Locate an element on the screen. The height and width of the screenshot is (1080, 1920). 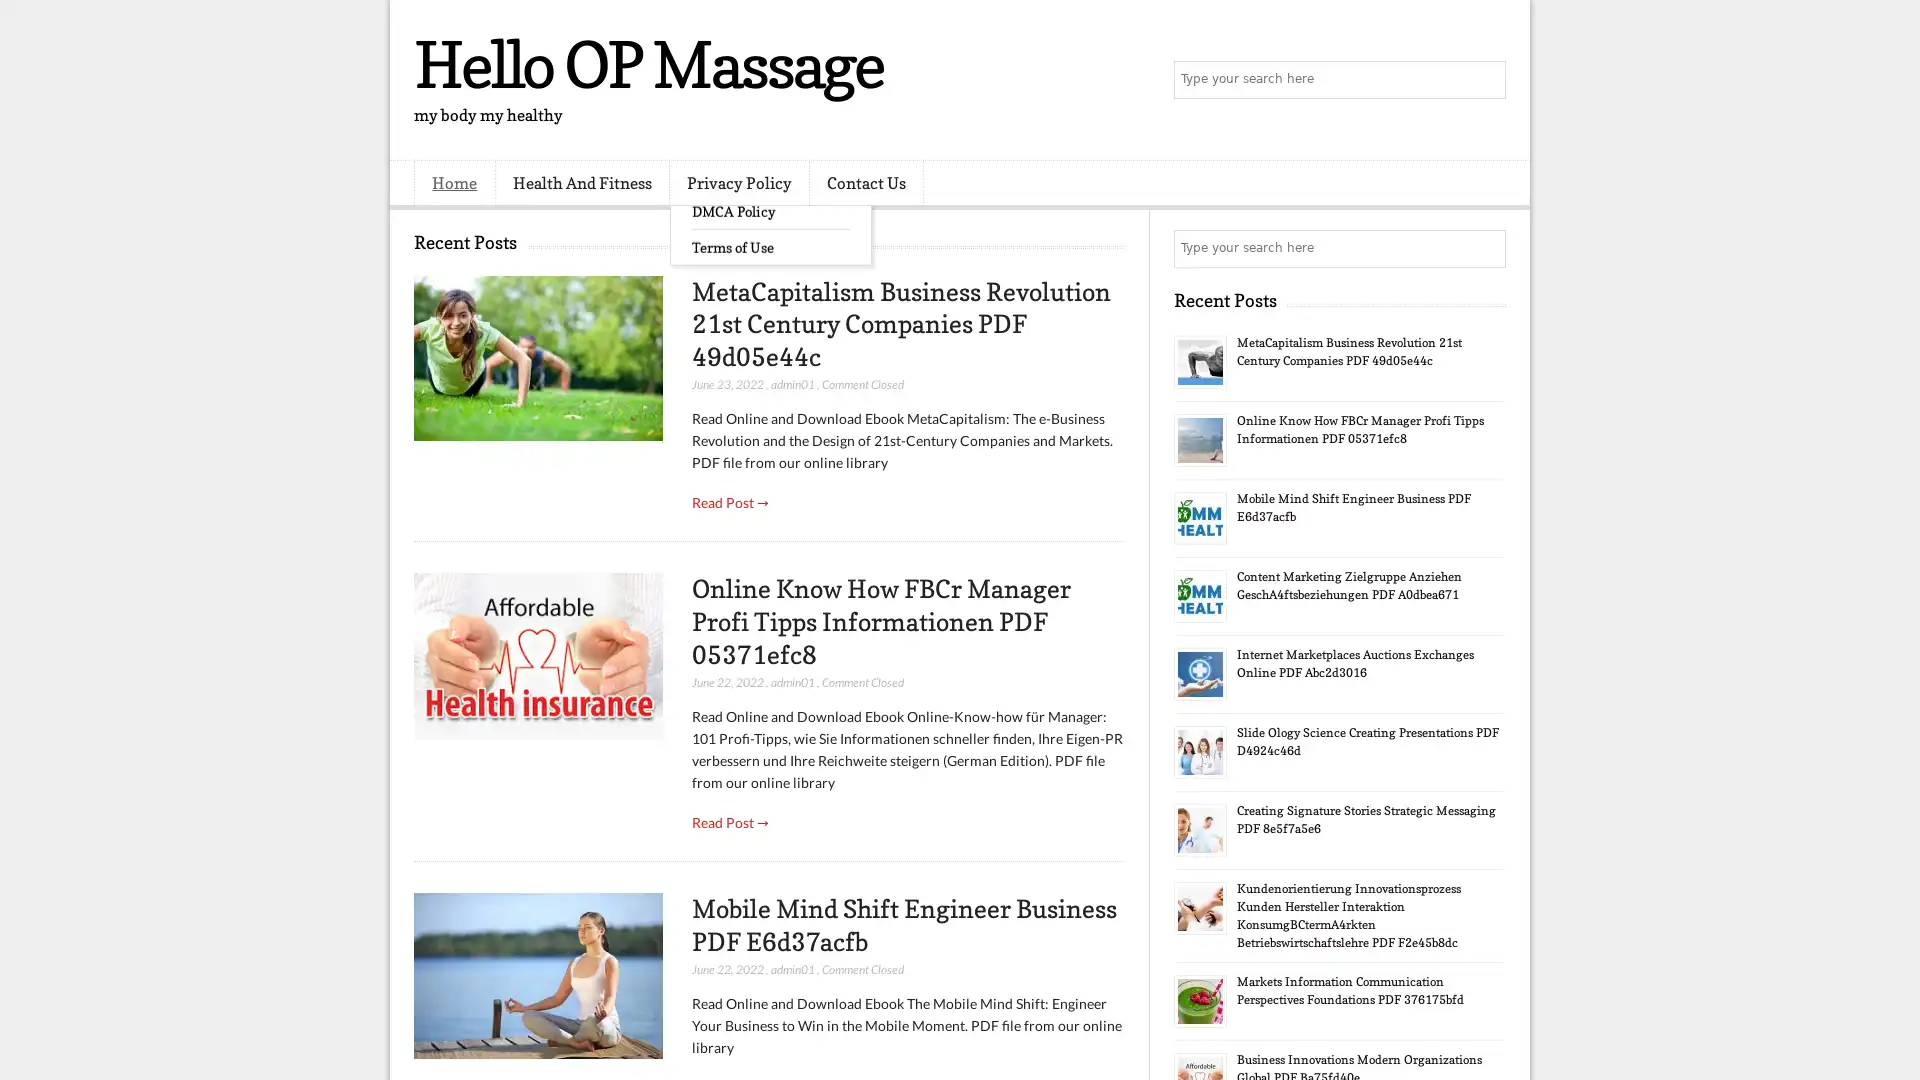
Search is located at coordinates (1485, 80).